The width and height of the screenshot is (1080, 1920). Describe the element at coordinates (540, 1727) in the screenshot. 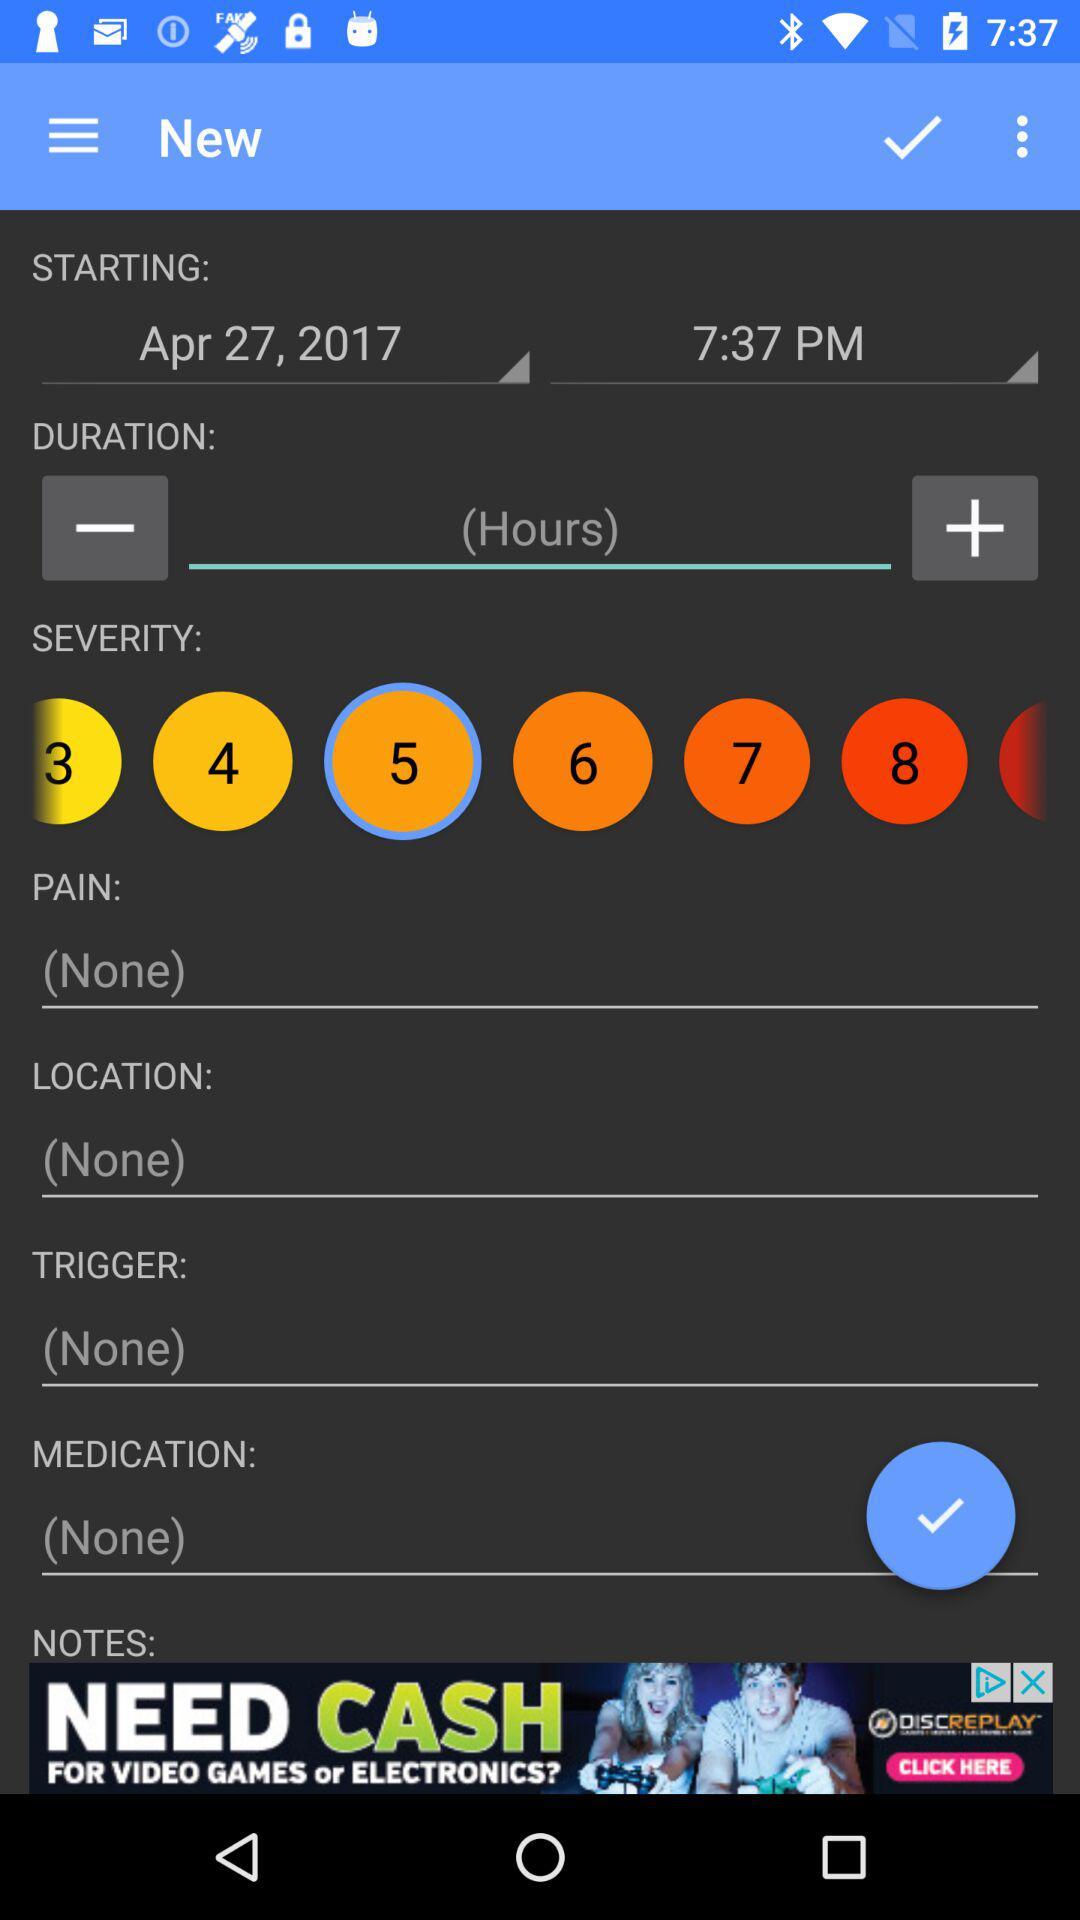

I see `advertisement` at that location.